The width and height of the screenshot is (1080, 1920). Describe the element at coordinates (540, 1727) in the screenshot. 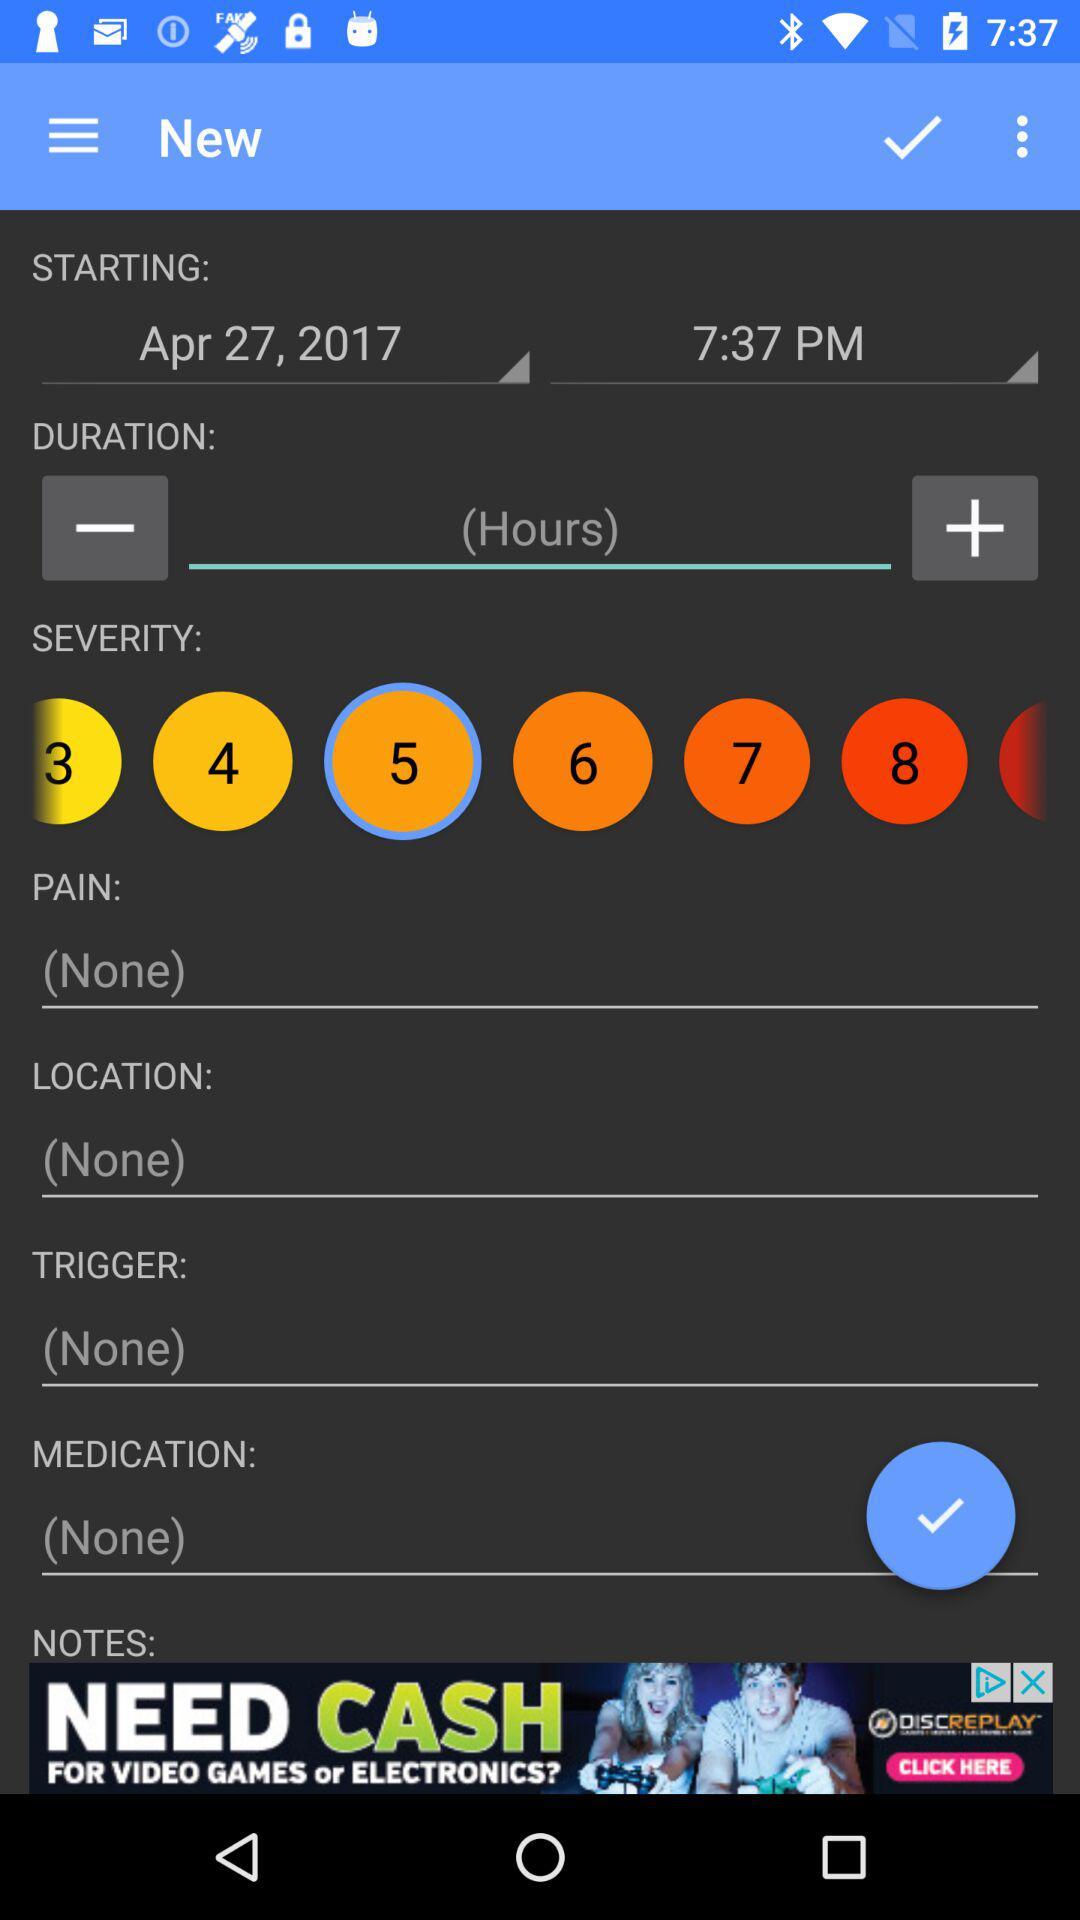

I see `advertisement` at that location.